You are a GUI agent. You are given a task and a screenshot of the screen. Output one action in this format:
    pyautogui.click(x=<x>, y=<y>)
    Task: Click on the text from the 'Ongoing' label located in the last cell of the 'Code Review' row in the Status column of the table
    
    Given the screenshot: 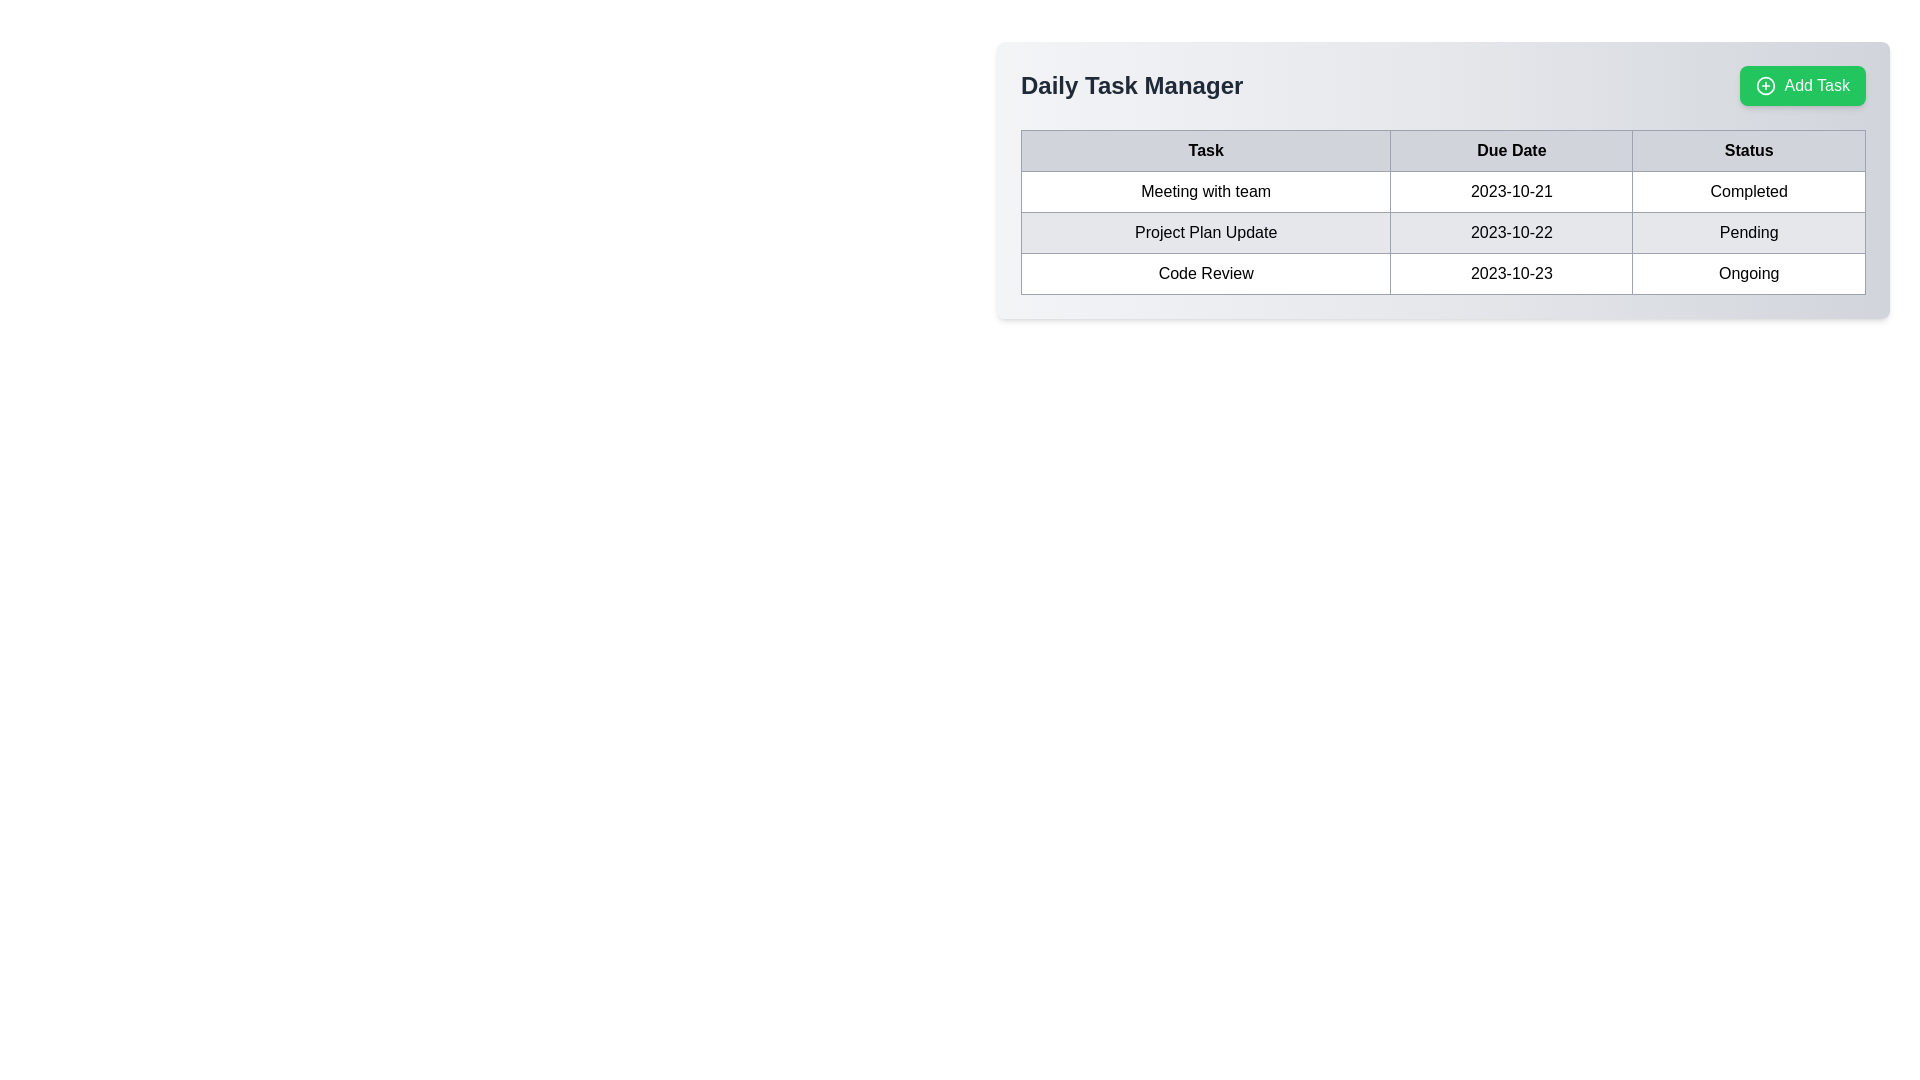 What is the action you would take?
    pyautogui.click(x=1748, y=273)
    